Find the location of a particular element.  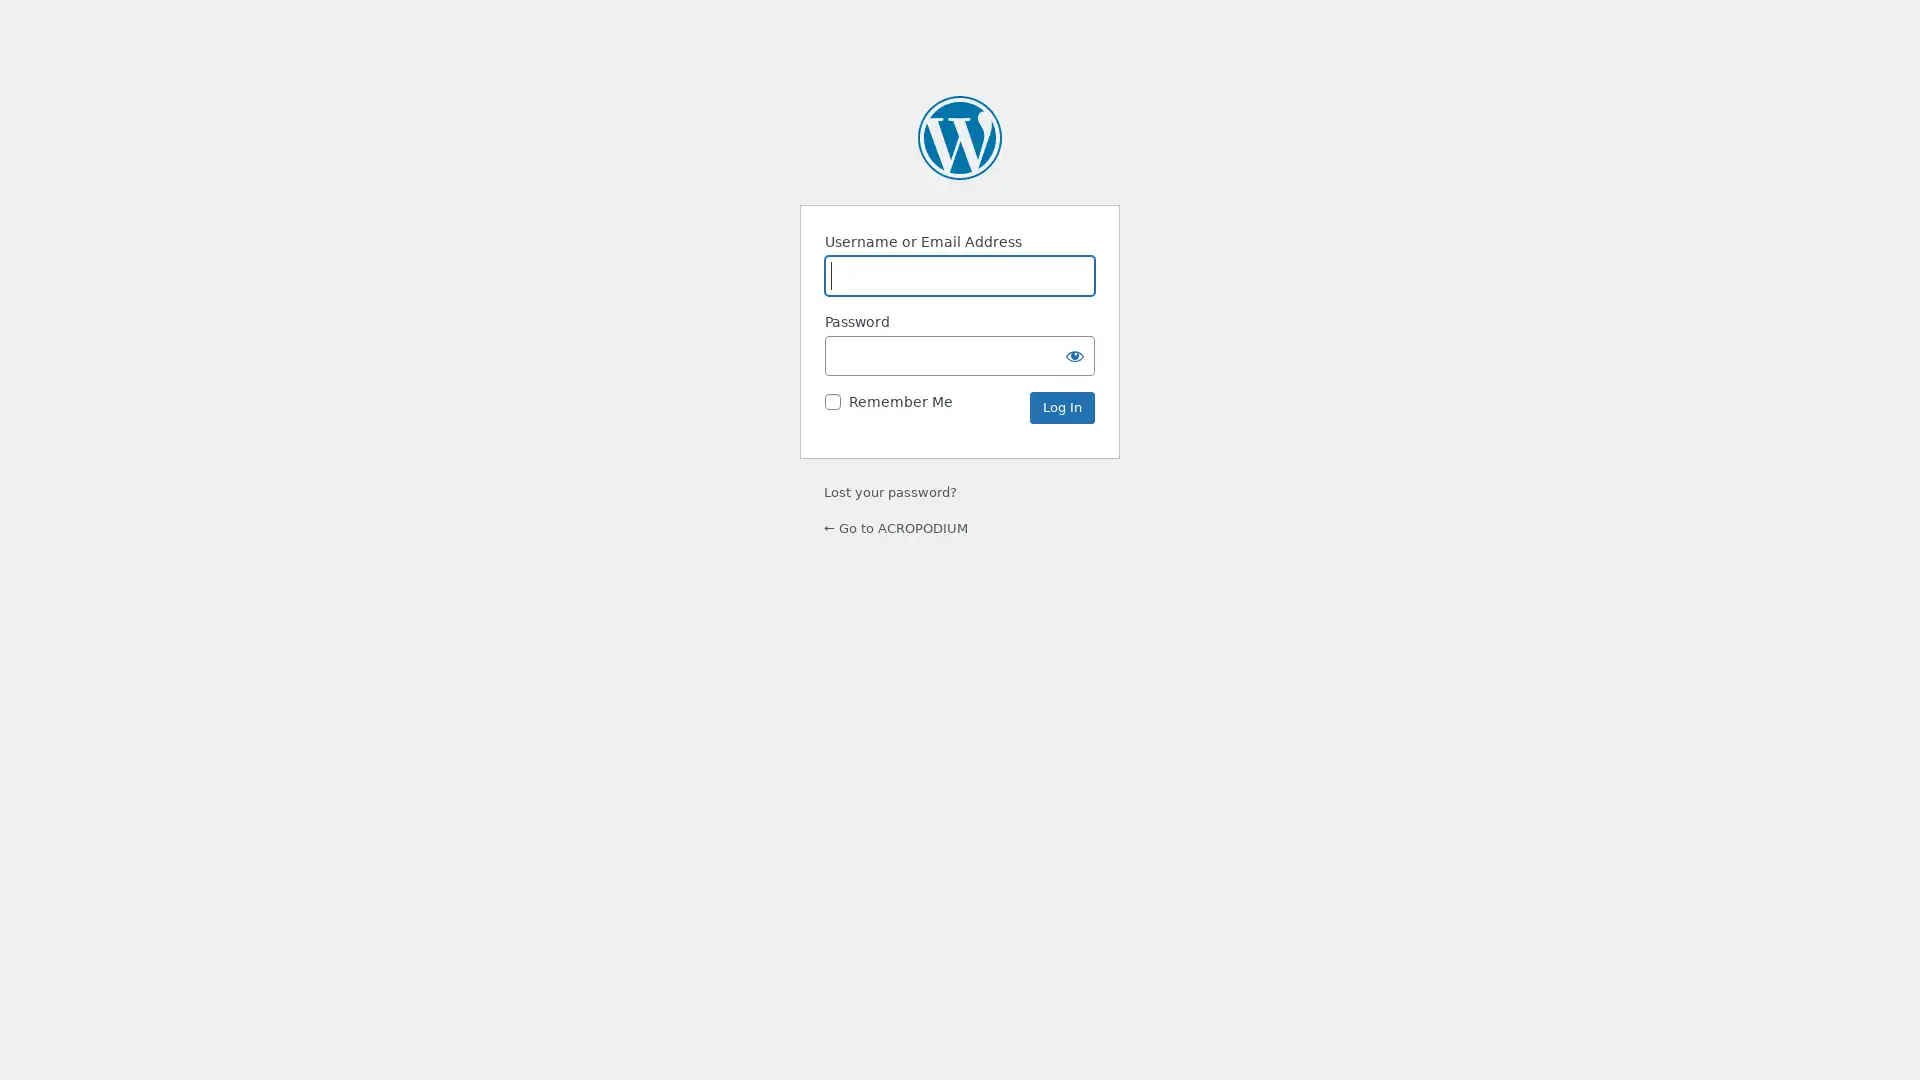

Log In is located at coordinates (1061, 407).